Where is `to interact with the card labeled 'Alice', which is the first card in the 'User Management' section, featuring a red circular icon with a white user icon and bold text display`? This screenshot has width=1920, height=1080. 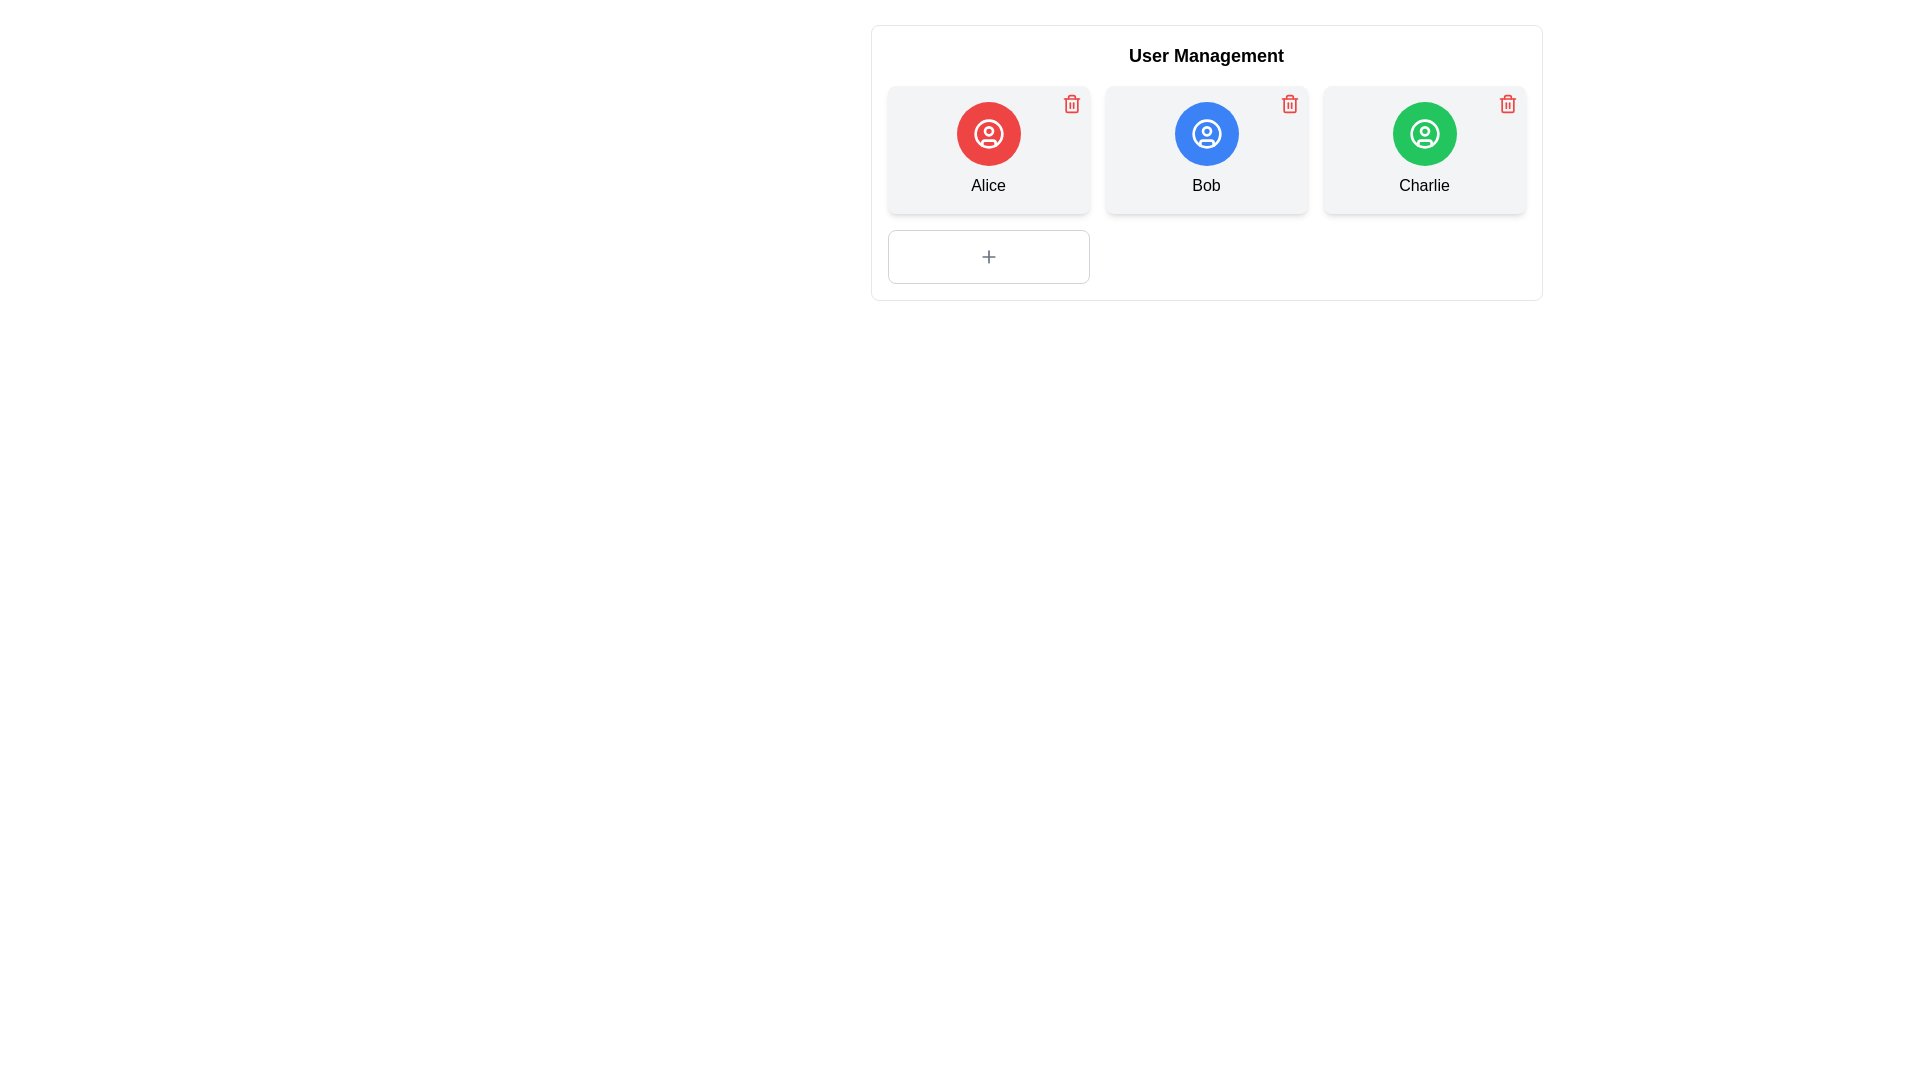 to interact with the card labeled 'Alice', which is the first card in the 'User Management' section, featuring a red circular icon with a white user icon and bold text display is located at coordinates (988, 149).